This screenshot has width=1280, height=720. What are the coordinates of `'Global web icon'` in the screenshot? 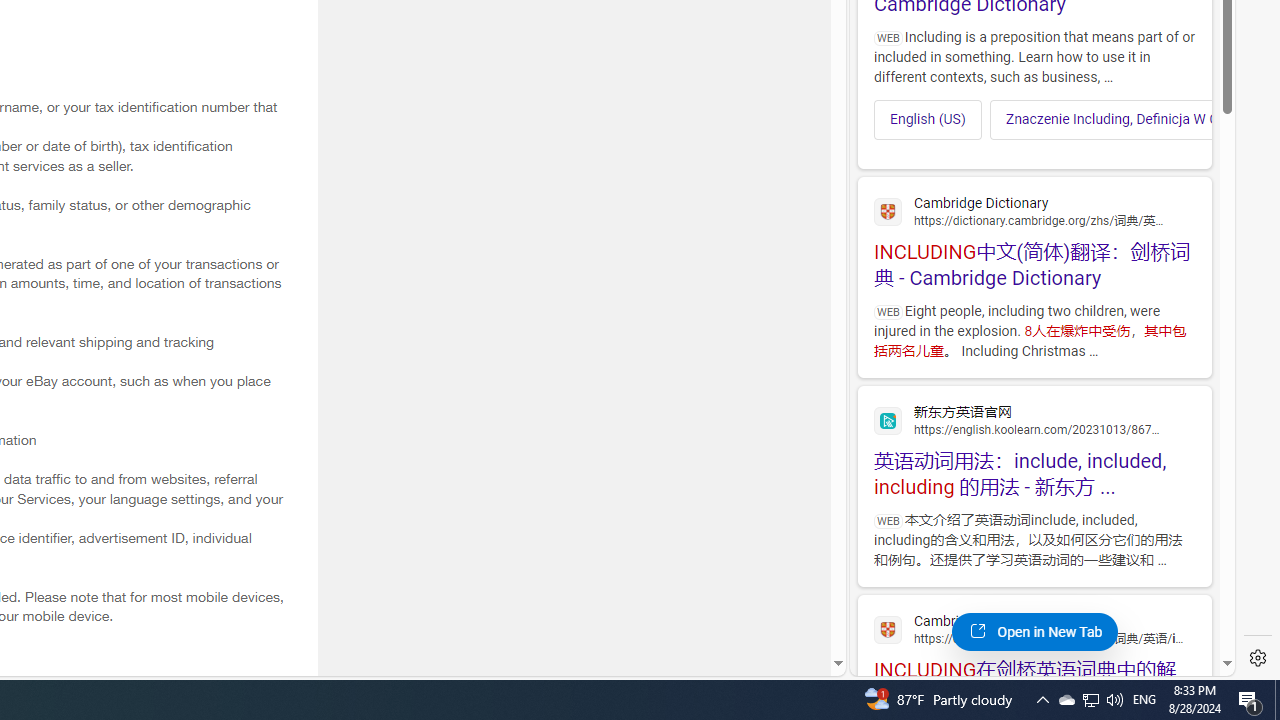 It's located at (887, 630).